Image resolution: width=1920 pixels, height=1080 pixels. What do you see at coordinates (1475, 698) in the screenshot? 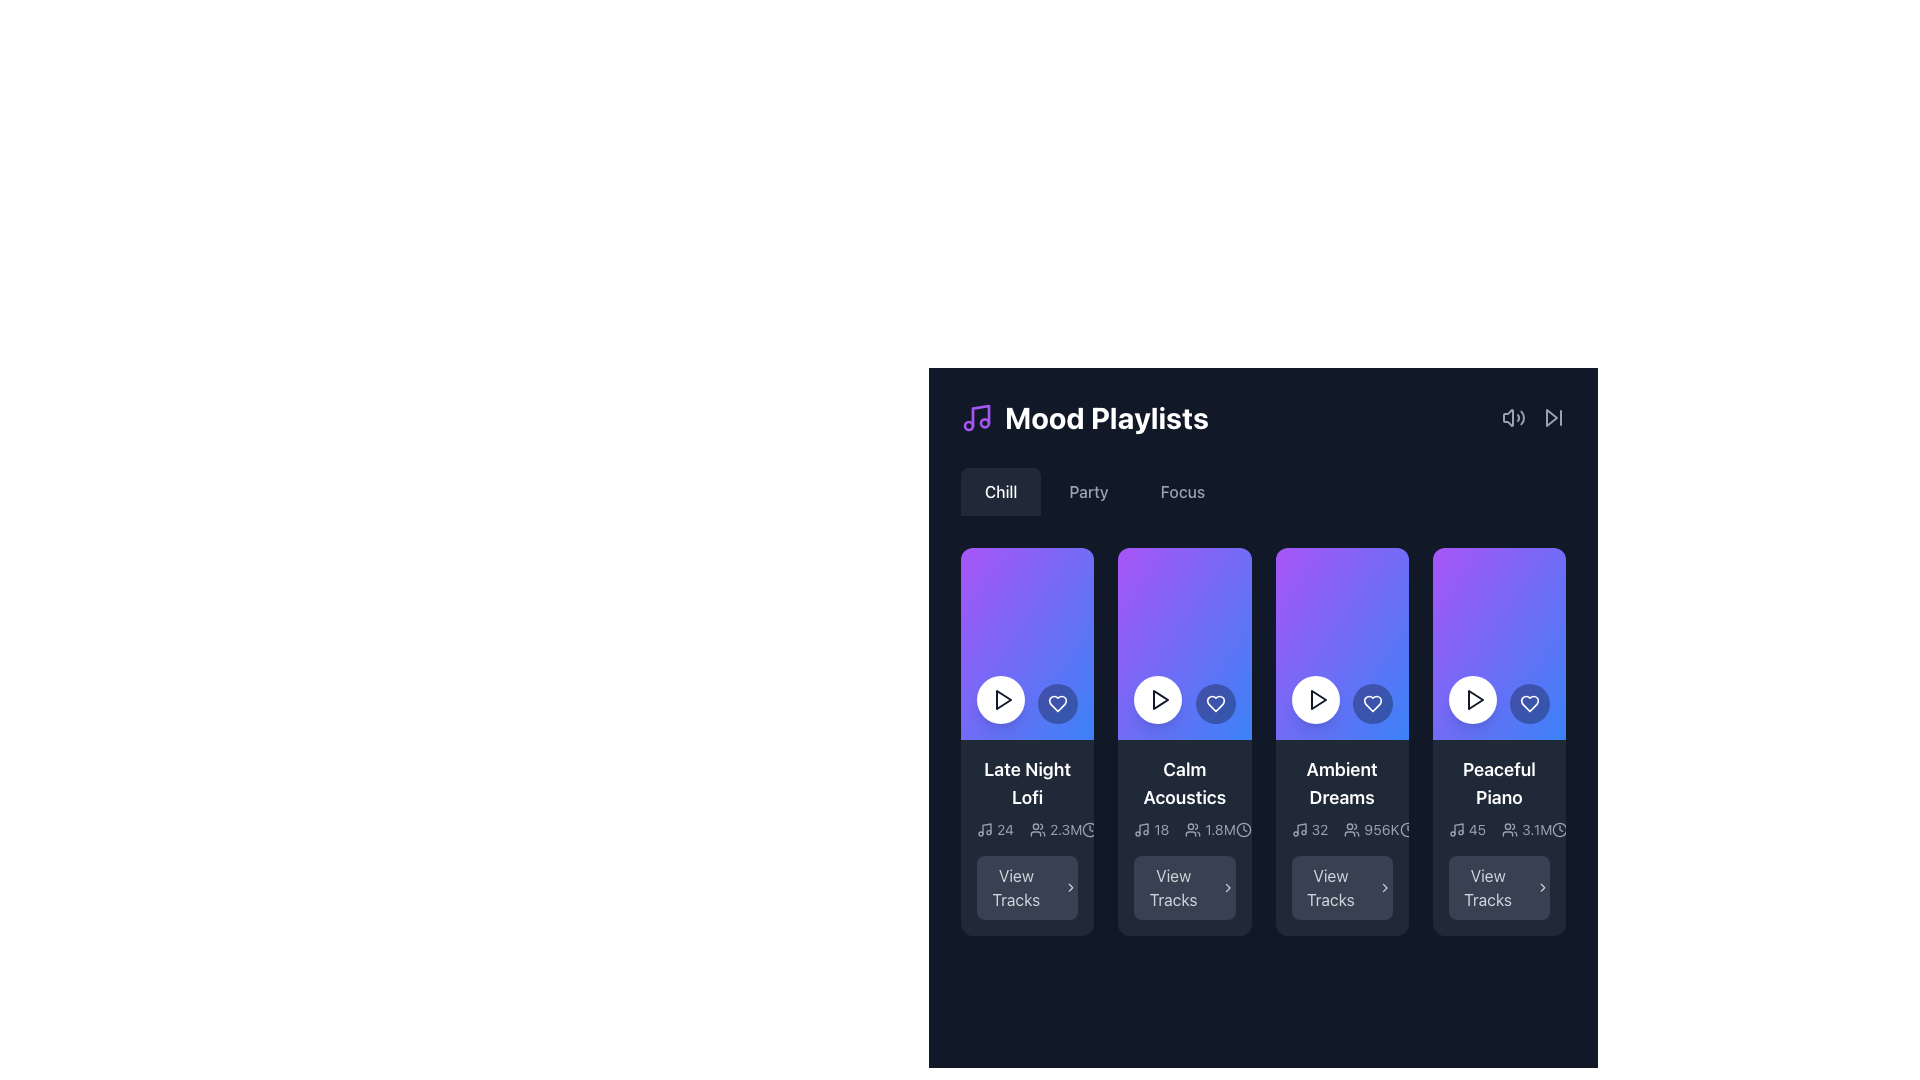
I see `the play button for 'Peaceful Piano' located` at bounding box center [1475, 698].